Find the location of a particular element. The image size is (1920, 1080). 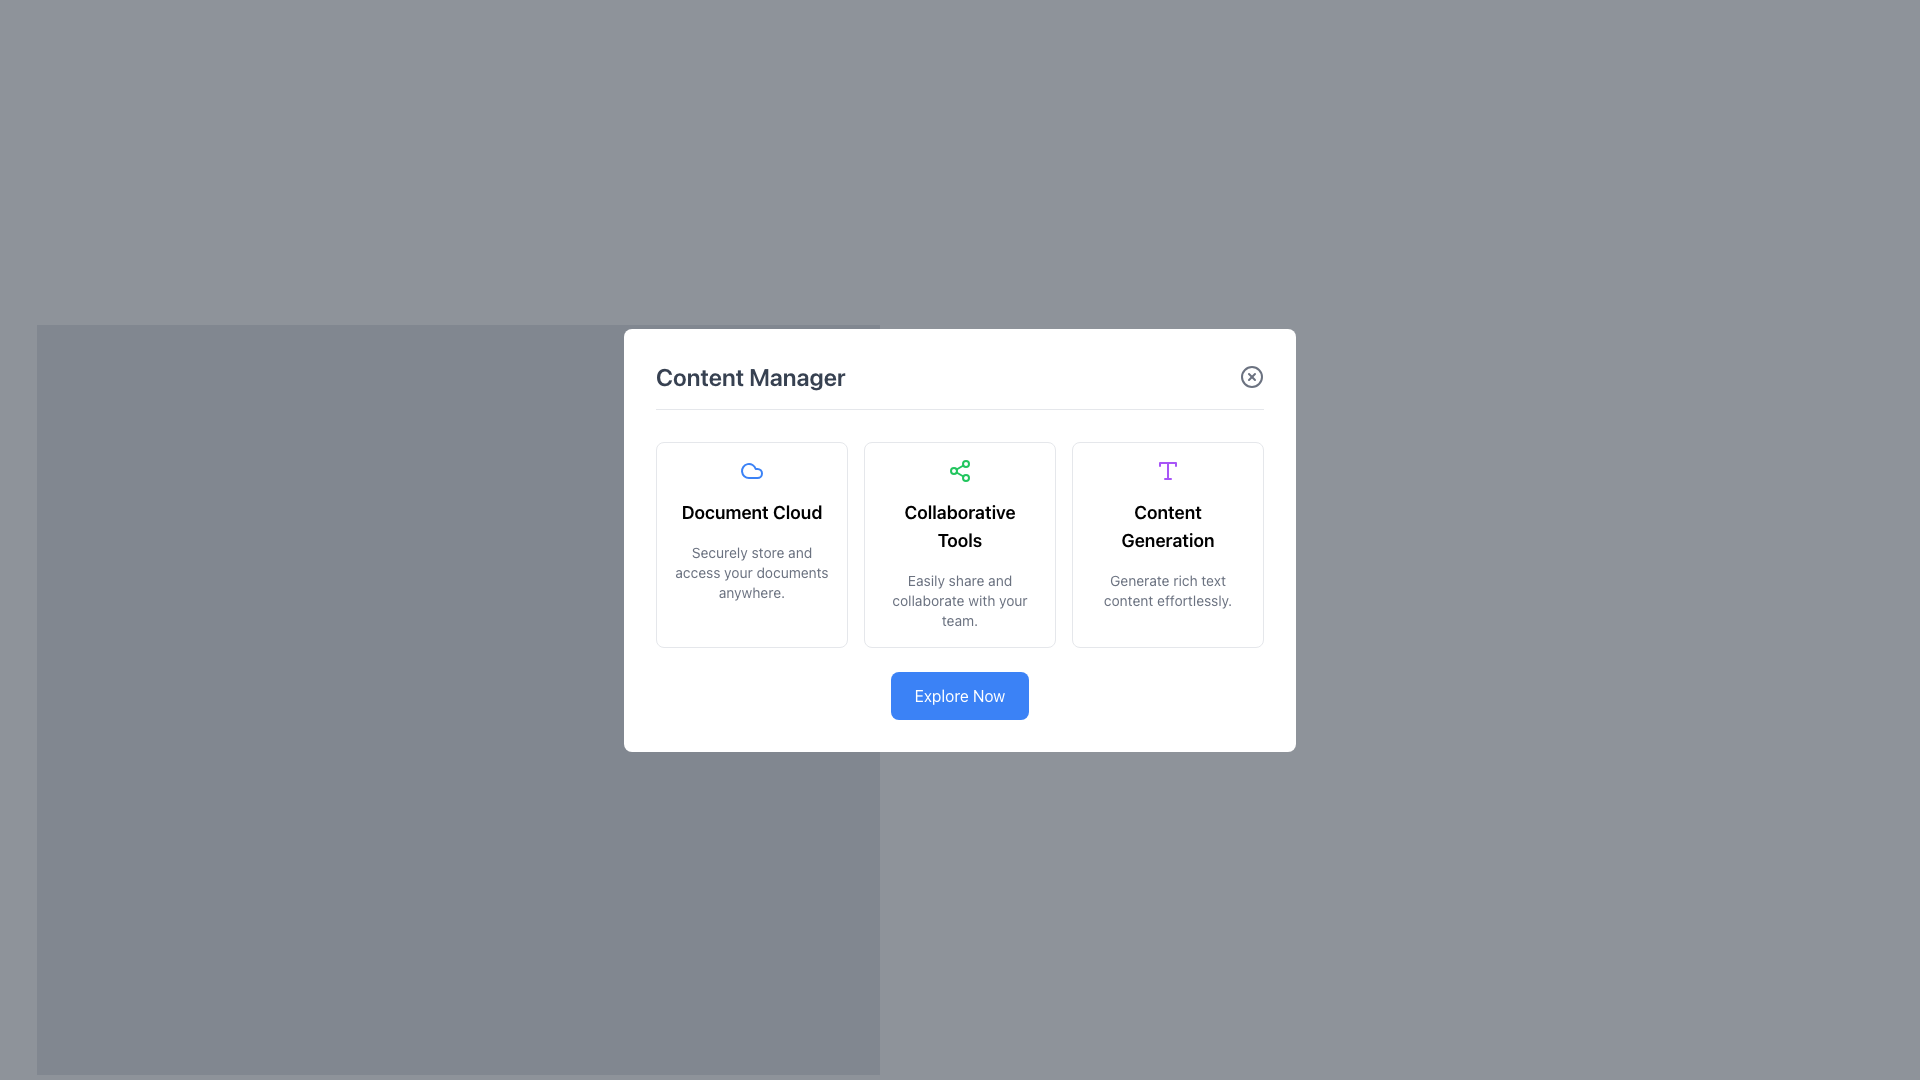

the close button represented by a circular SVG element with an 'X' in the top-right area of the modal window to trigger hover effects is located at coordinates (1251, 376).